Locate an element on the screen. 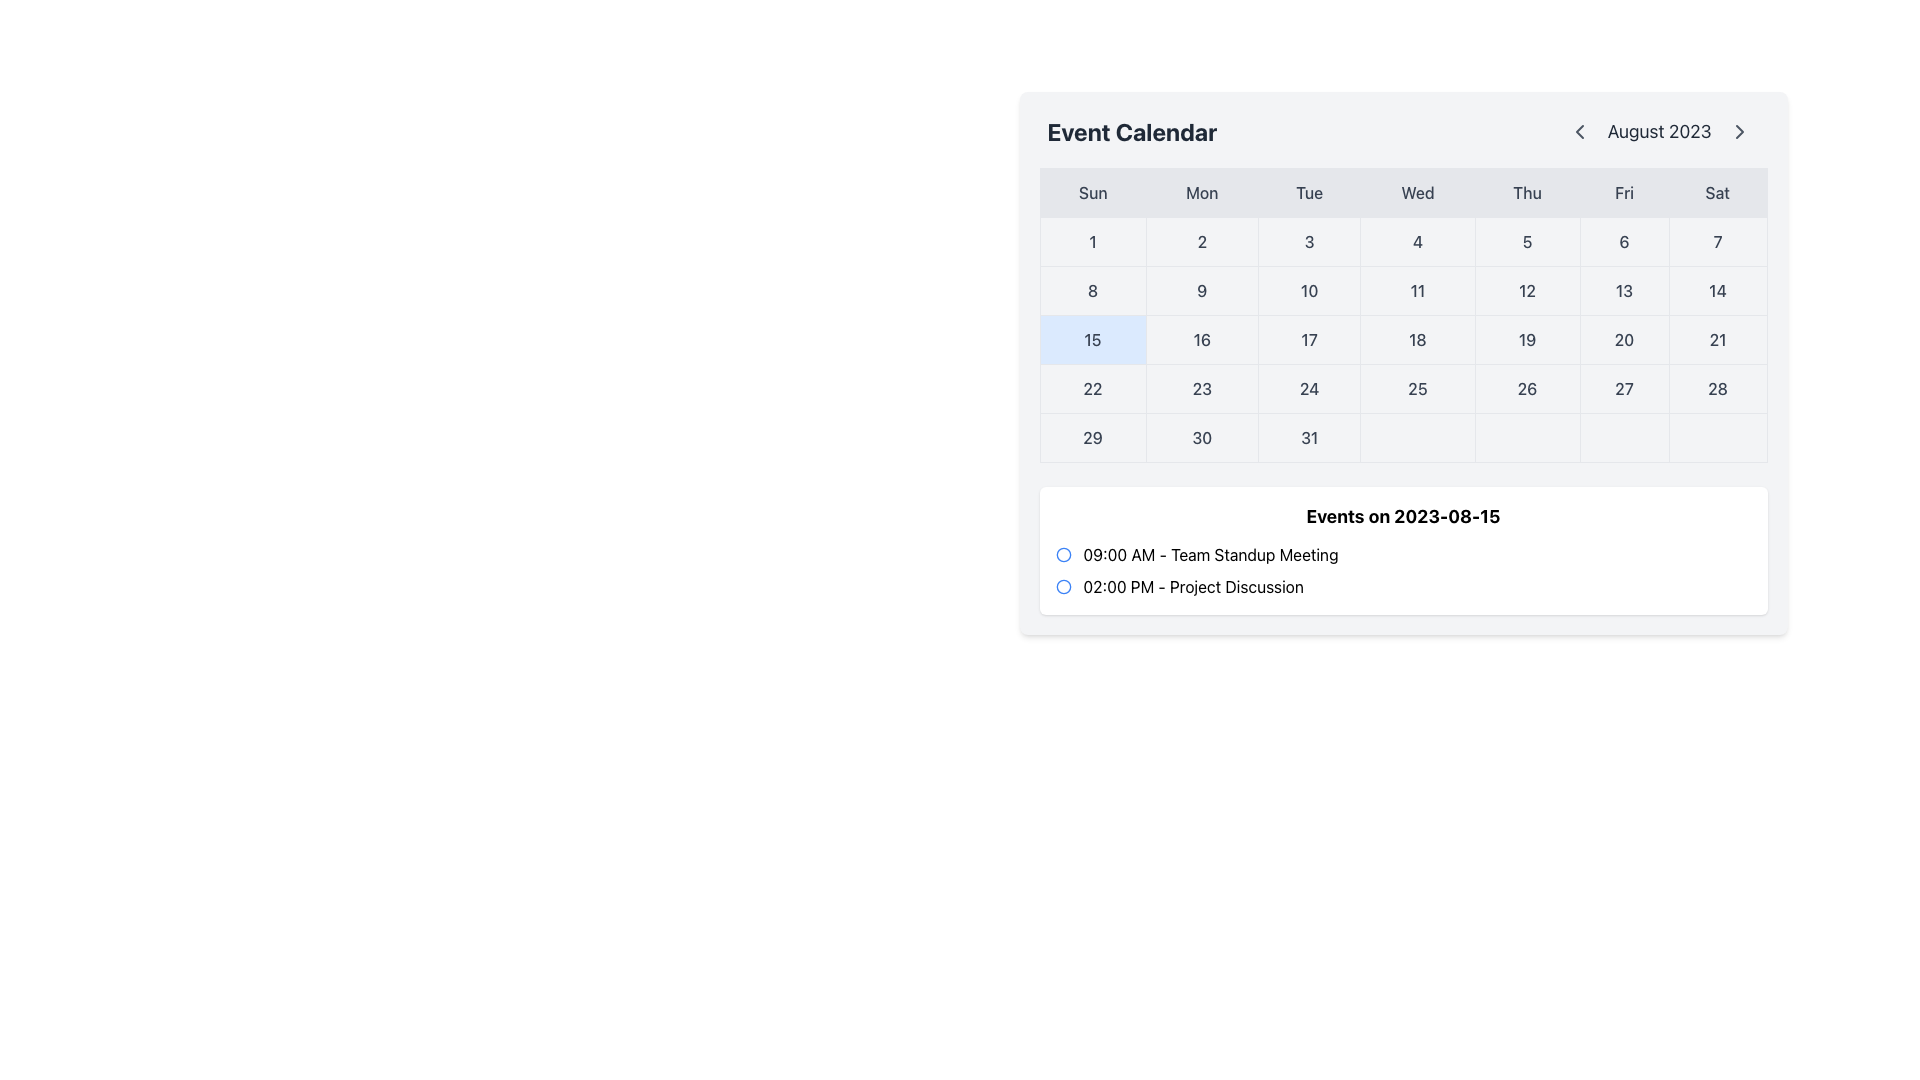  the button displaying '30' in the second column of the last row of the calendar grid is located at coordinates (1201, 437).